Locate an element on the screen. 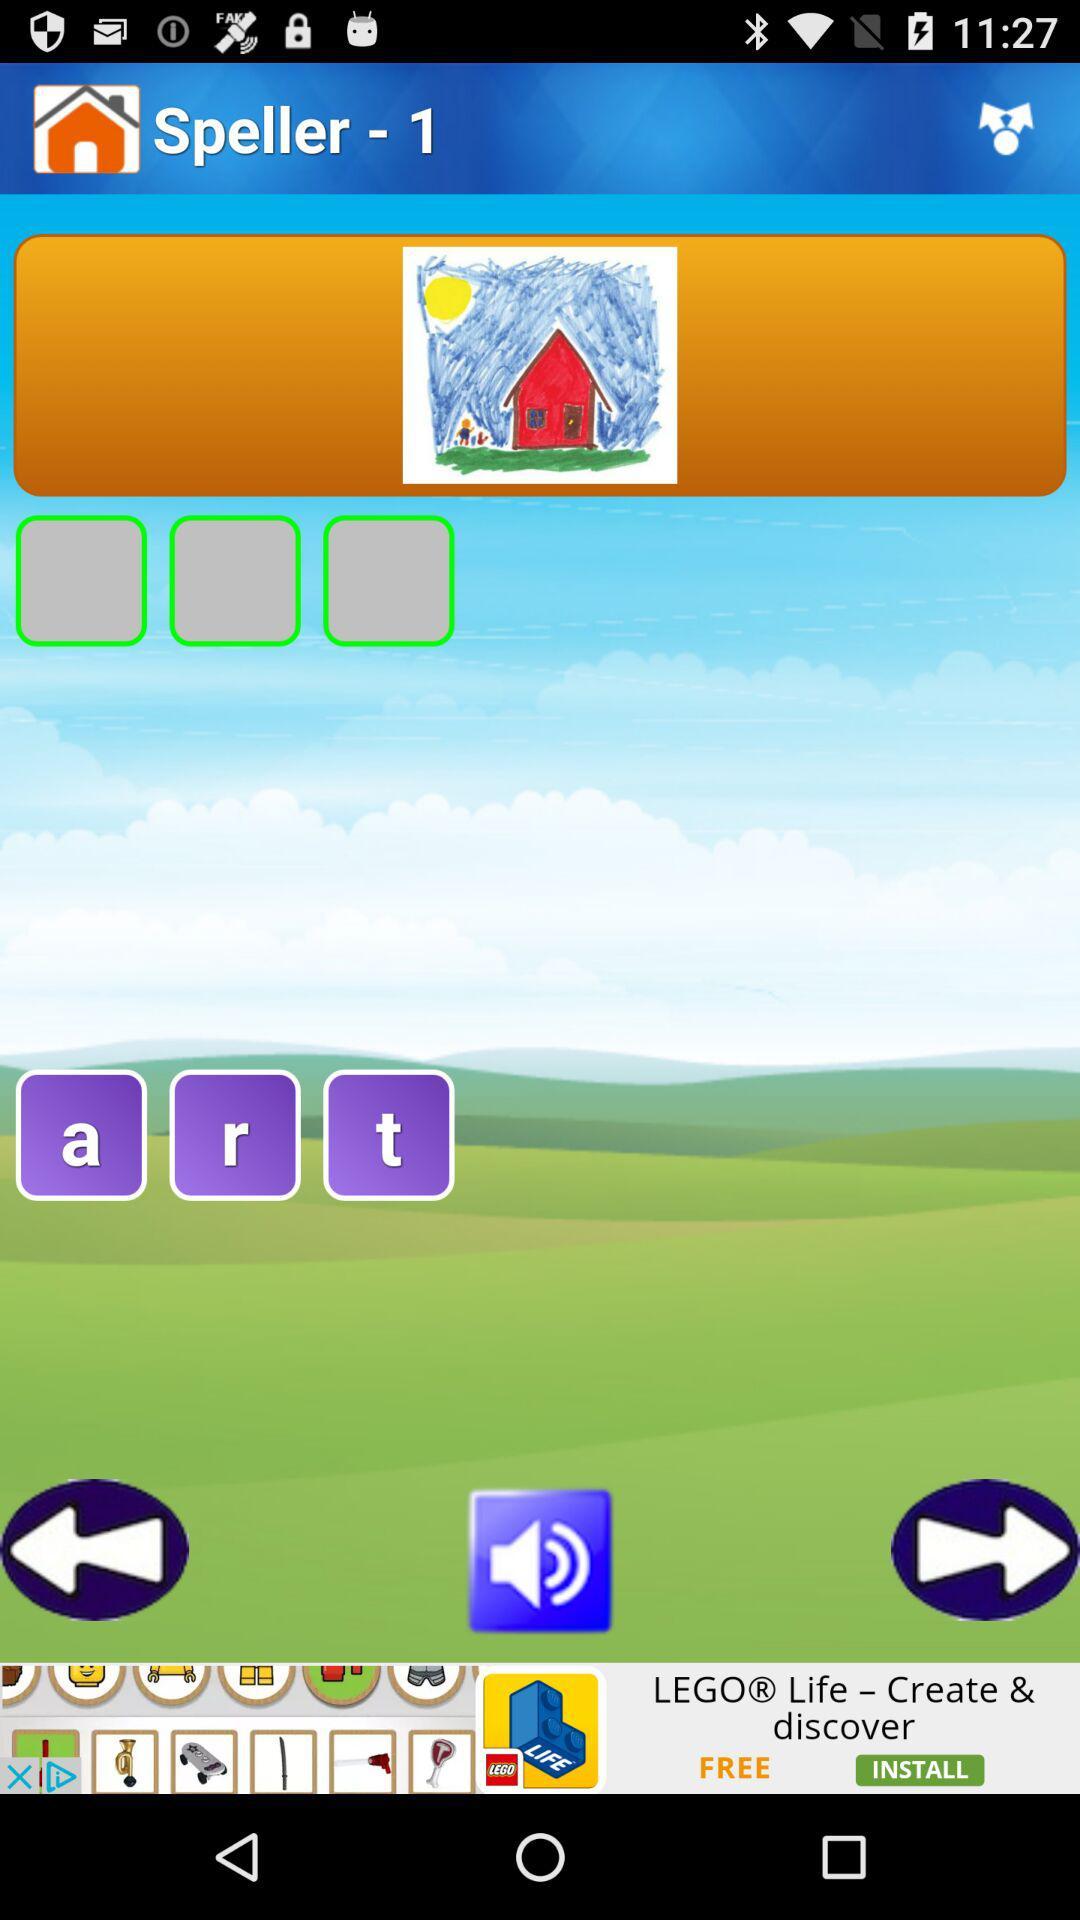 This screenshot has width=1080, height=1920. back is located at coordinates (94, 1548).